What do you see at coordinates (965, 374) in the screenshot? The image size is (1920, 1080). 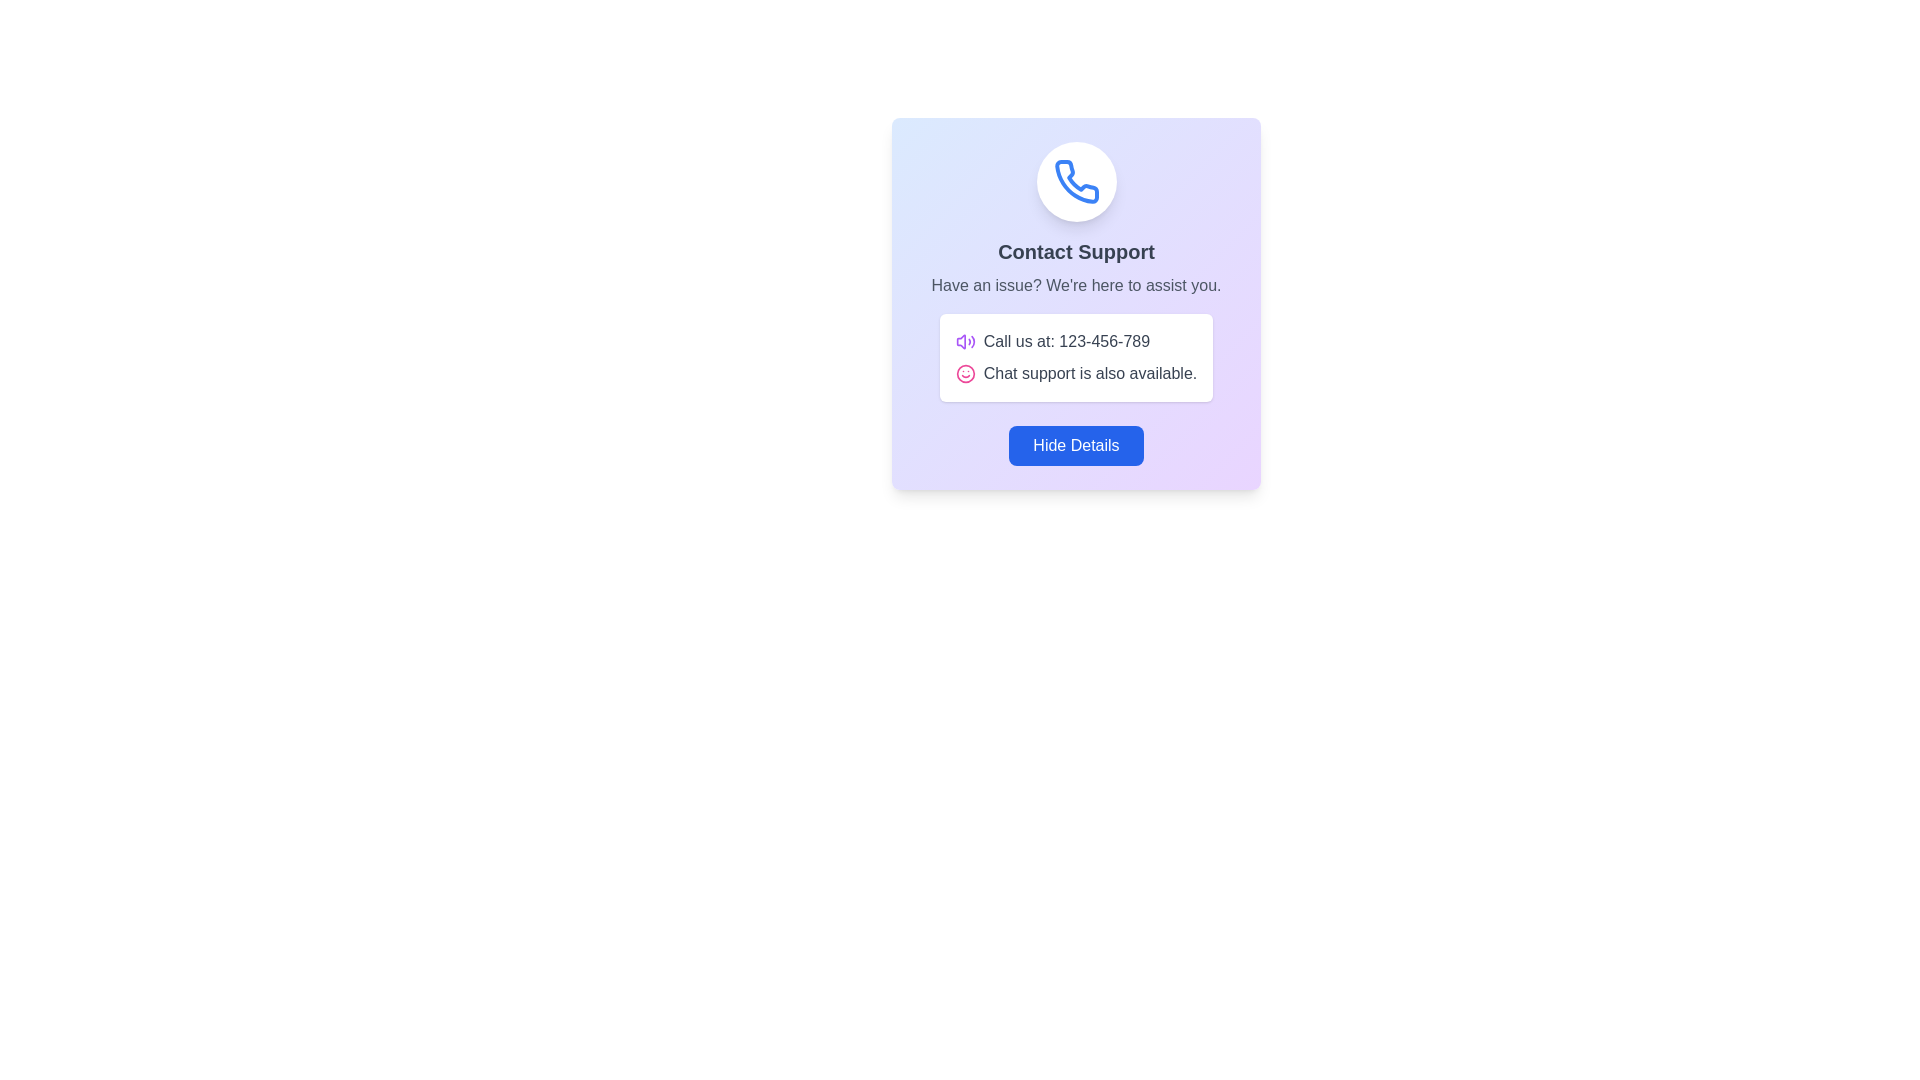 I see `the stylized smiling face icon with pink coloring that is located to the left of the text 'Chat support is also available.'` at bounding box center [965, 374].